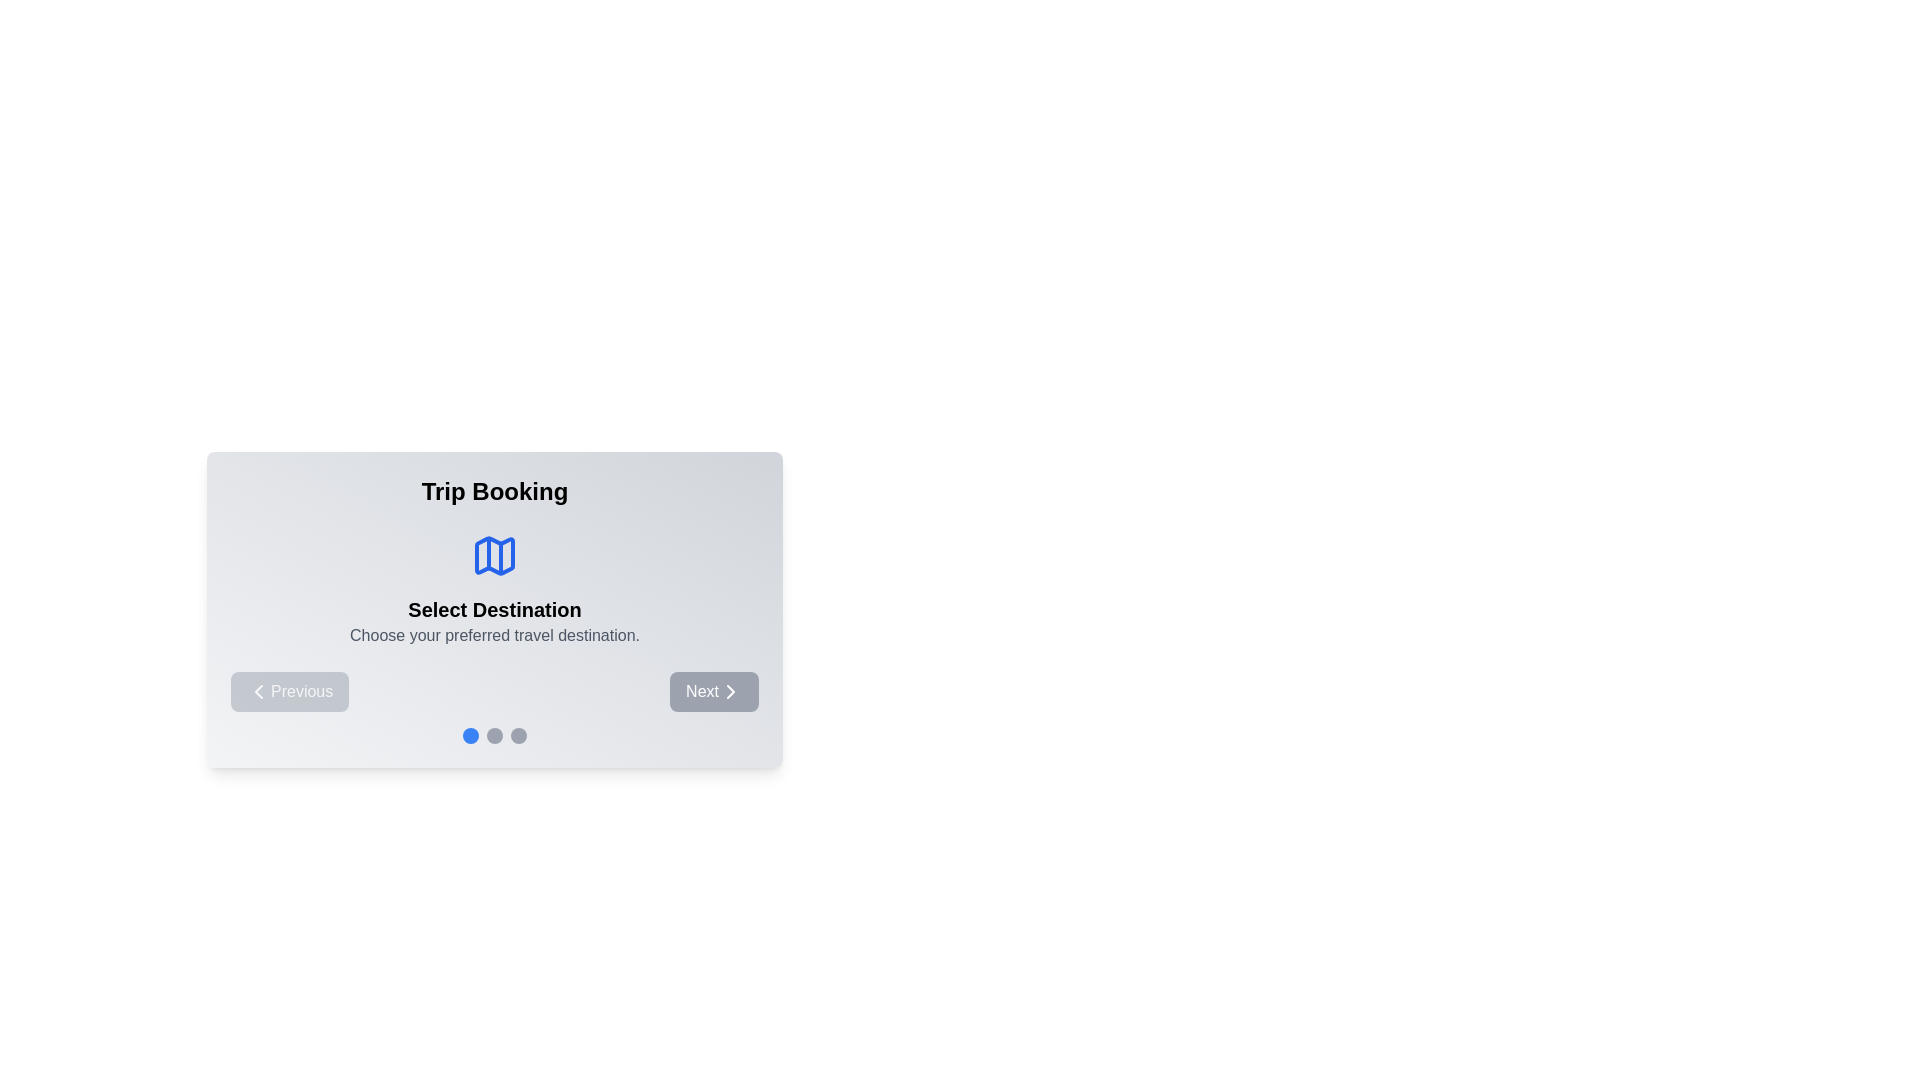 This screenshot has height=1080, width=1920. I want to click on the text label that says 'Select Destination', which is centrally positioned below a map icon and above descriptive text, so click(494, 608).